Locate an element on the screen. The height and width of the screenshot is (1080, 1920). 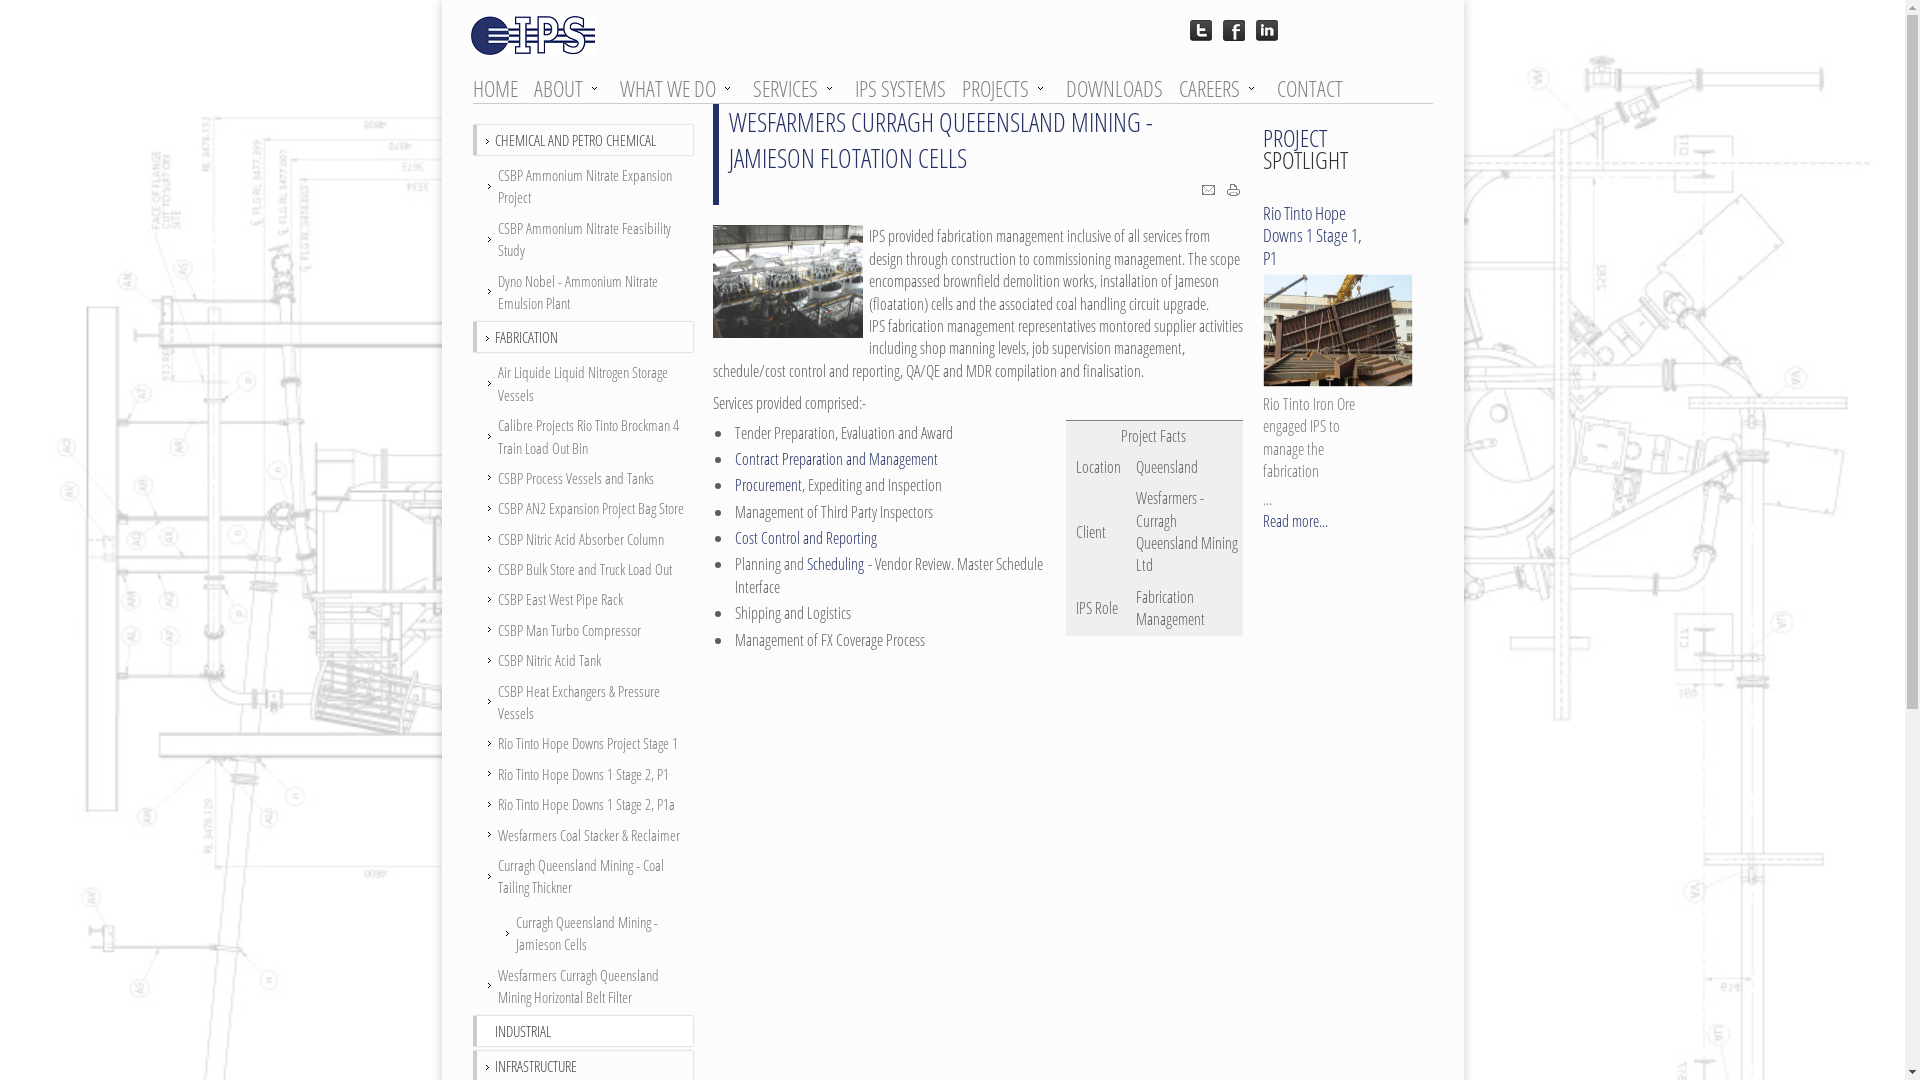
'Rio Tinto Hope Downs Project Stage 1' is located at coordinates (583, 743).